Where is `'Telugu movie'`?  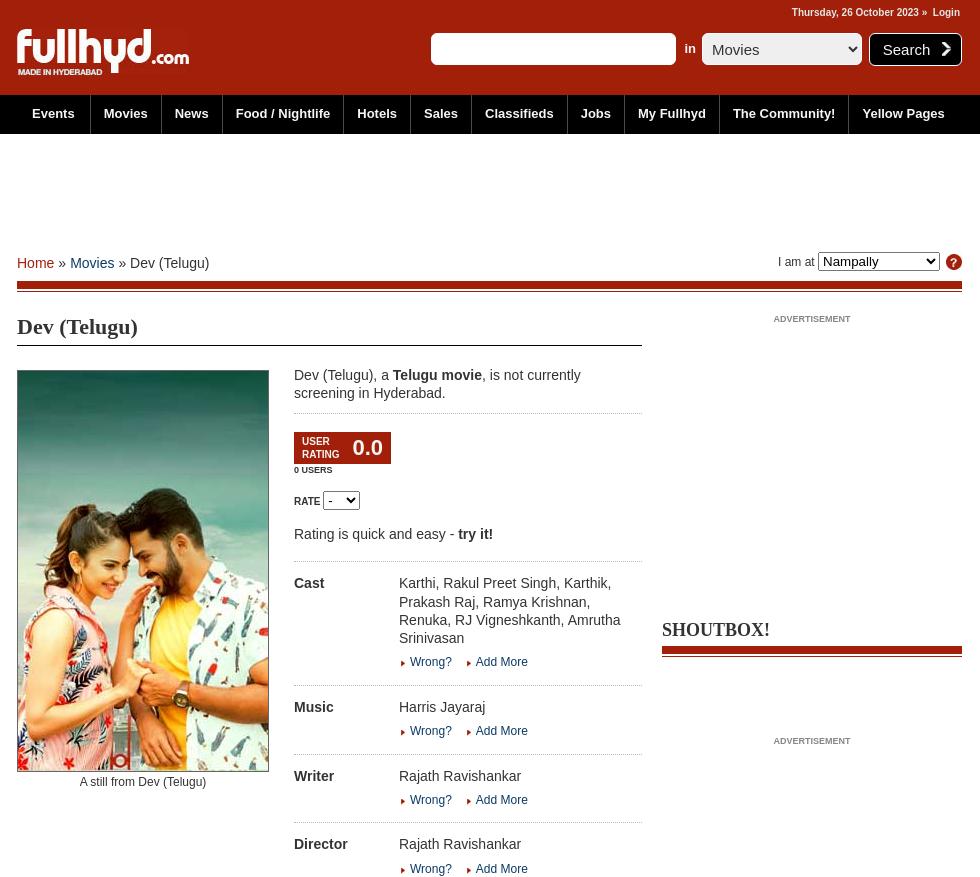 'Telugu movie' is located at coordinates (436, 375).